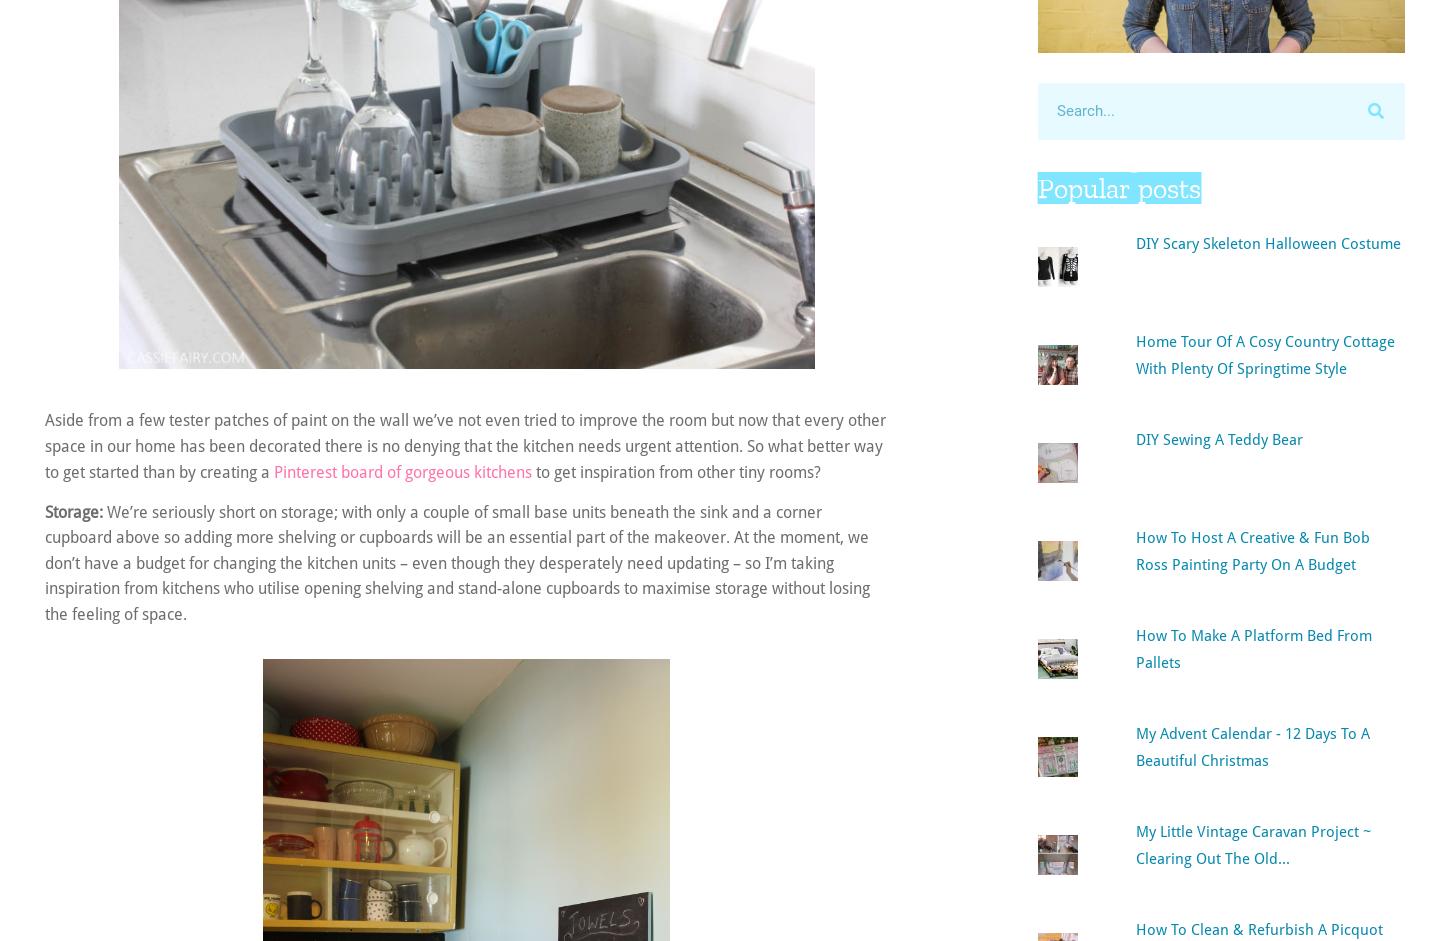 The height and width of the screenshot is (941, 1450). I want to click on 'DIY scary skeleton Halloween costume', so click(1267, 241).